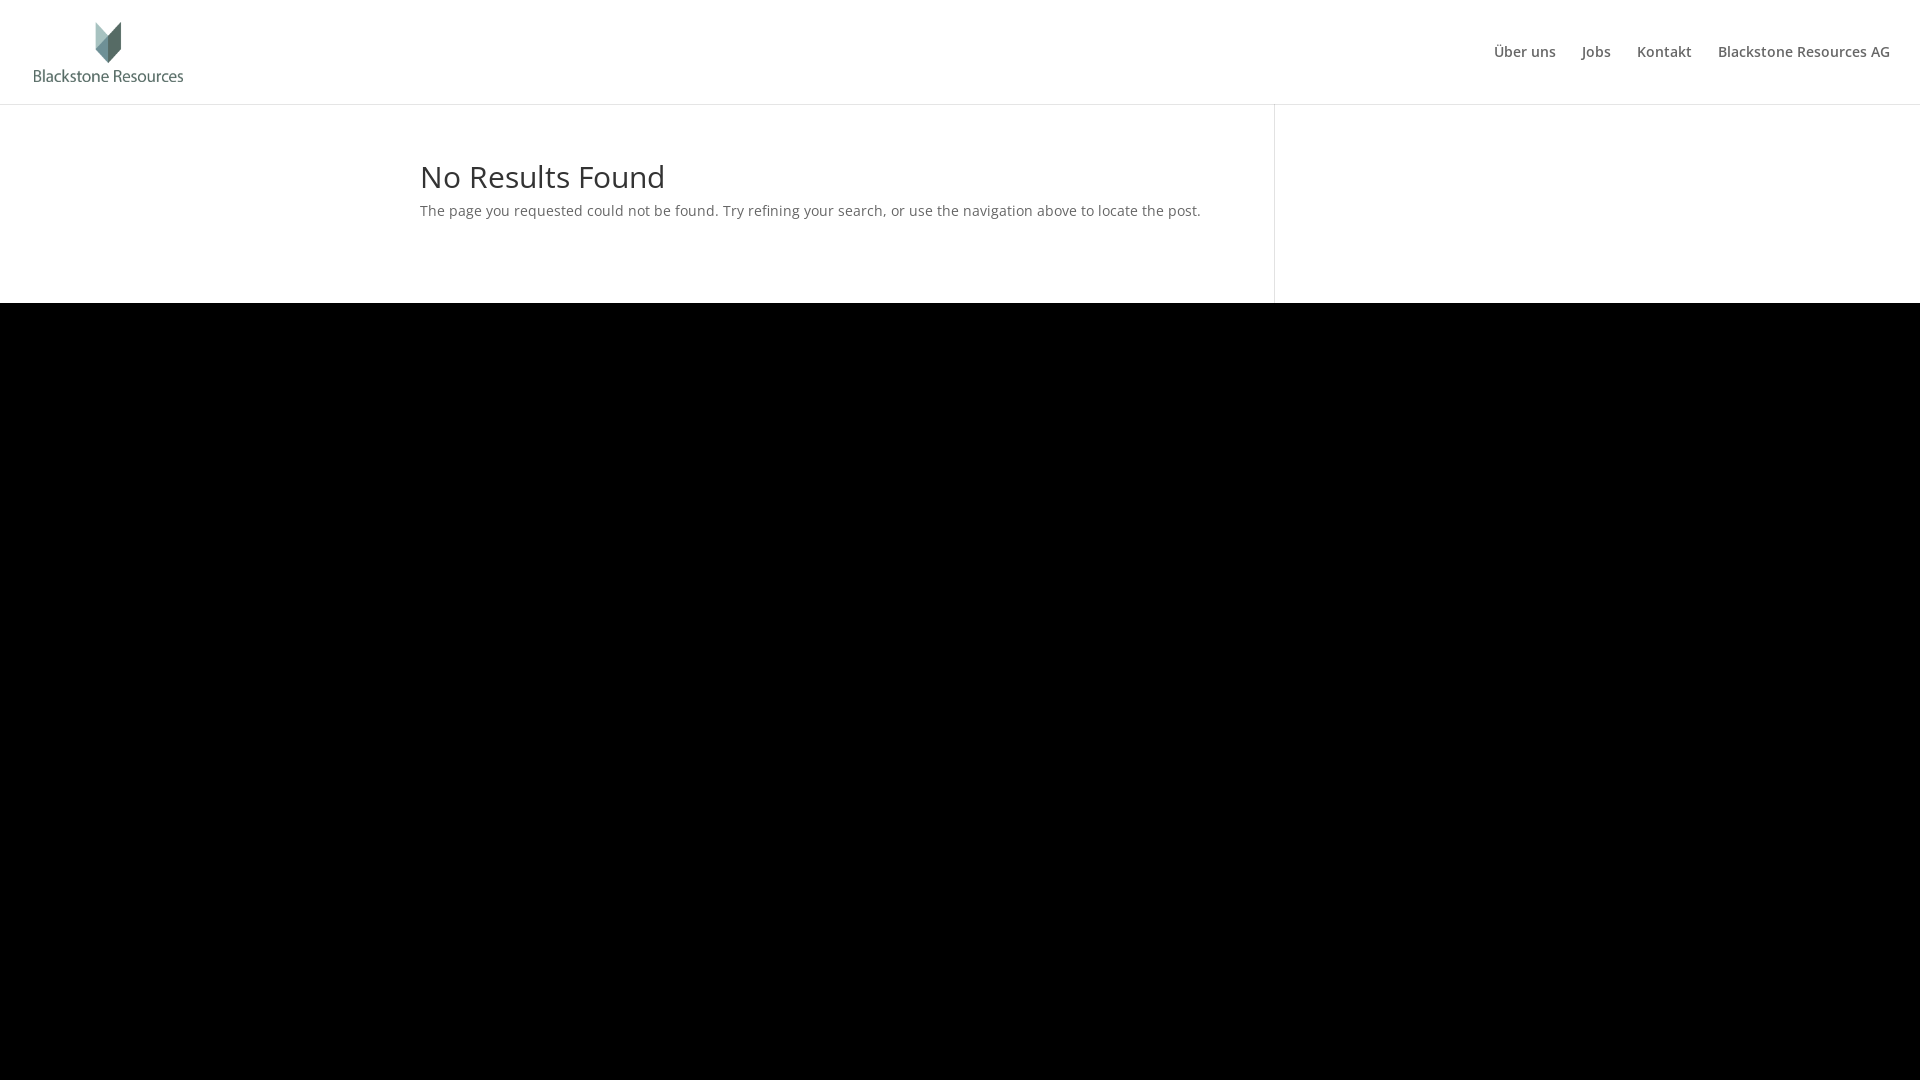  I want to click on 'Kontakt', so click(1664, 73).